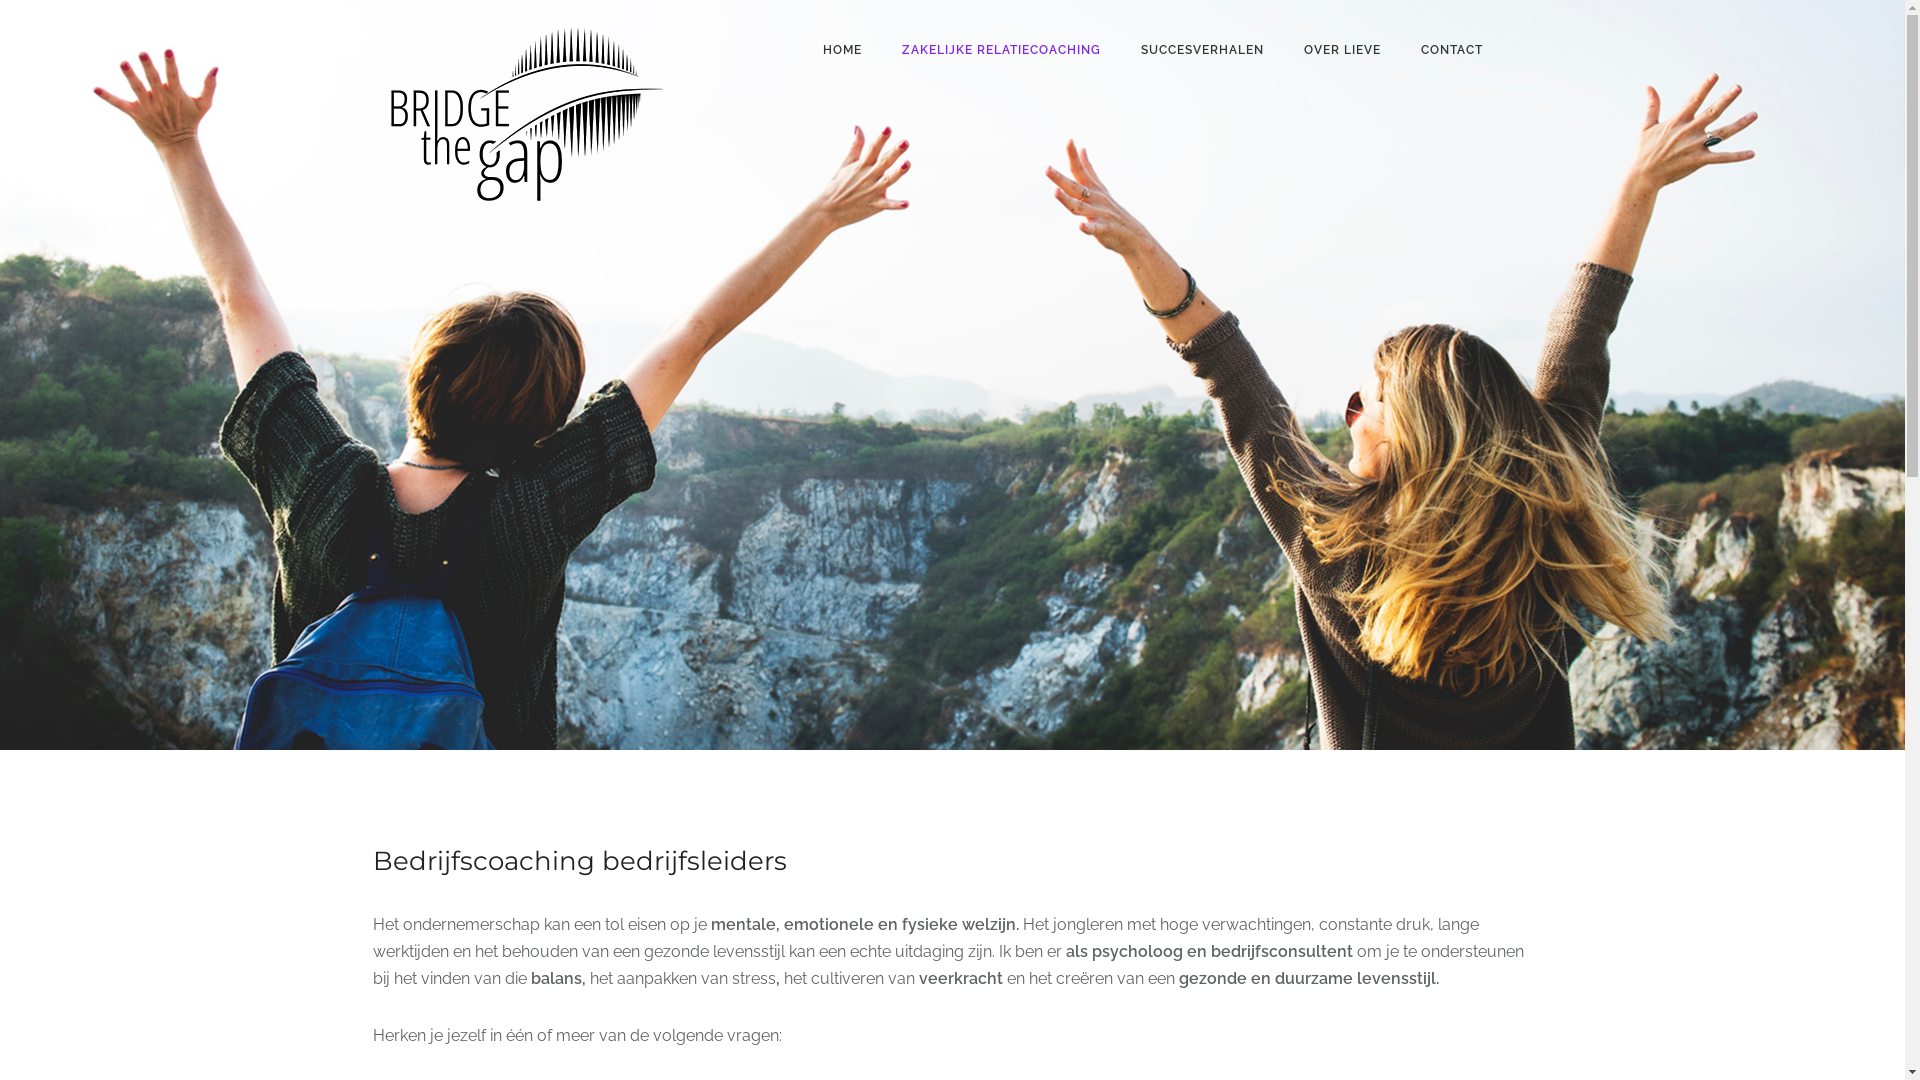 The image size is (1920, 1080). Describe the element at coordinates (1342, 49) in the screenshot. I see `'OVER LIEVE'` at that location.